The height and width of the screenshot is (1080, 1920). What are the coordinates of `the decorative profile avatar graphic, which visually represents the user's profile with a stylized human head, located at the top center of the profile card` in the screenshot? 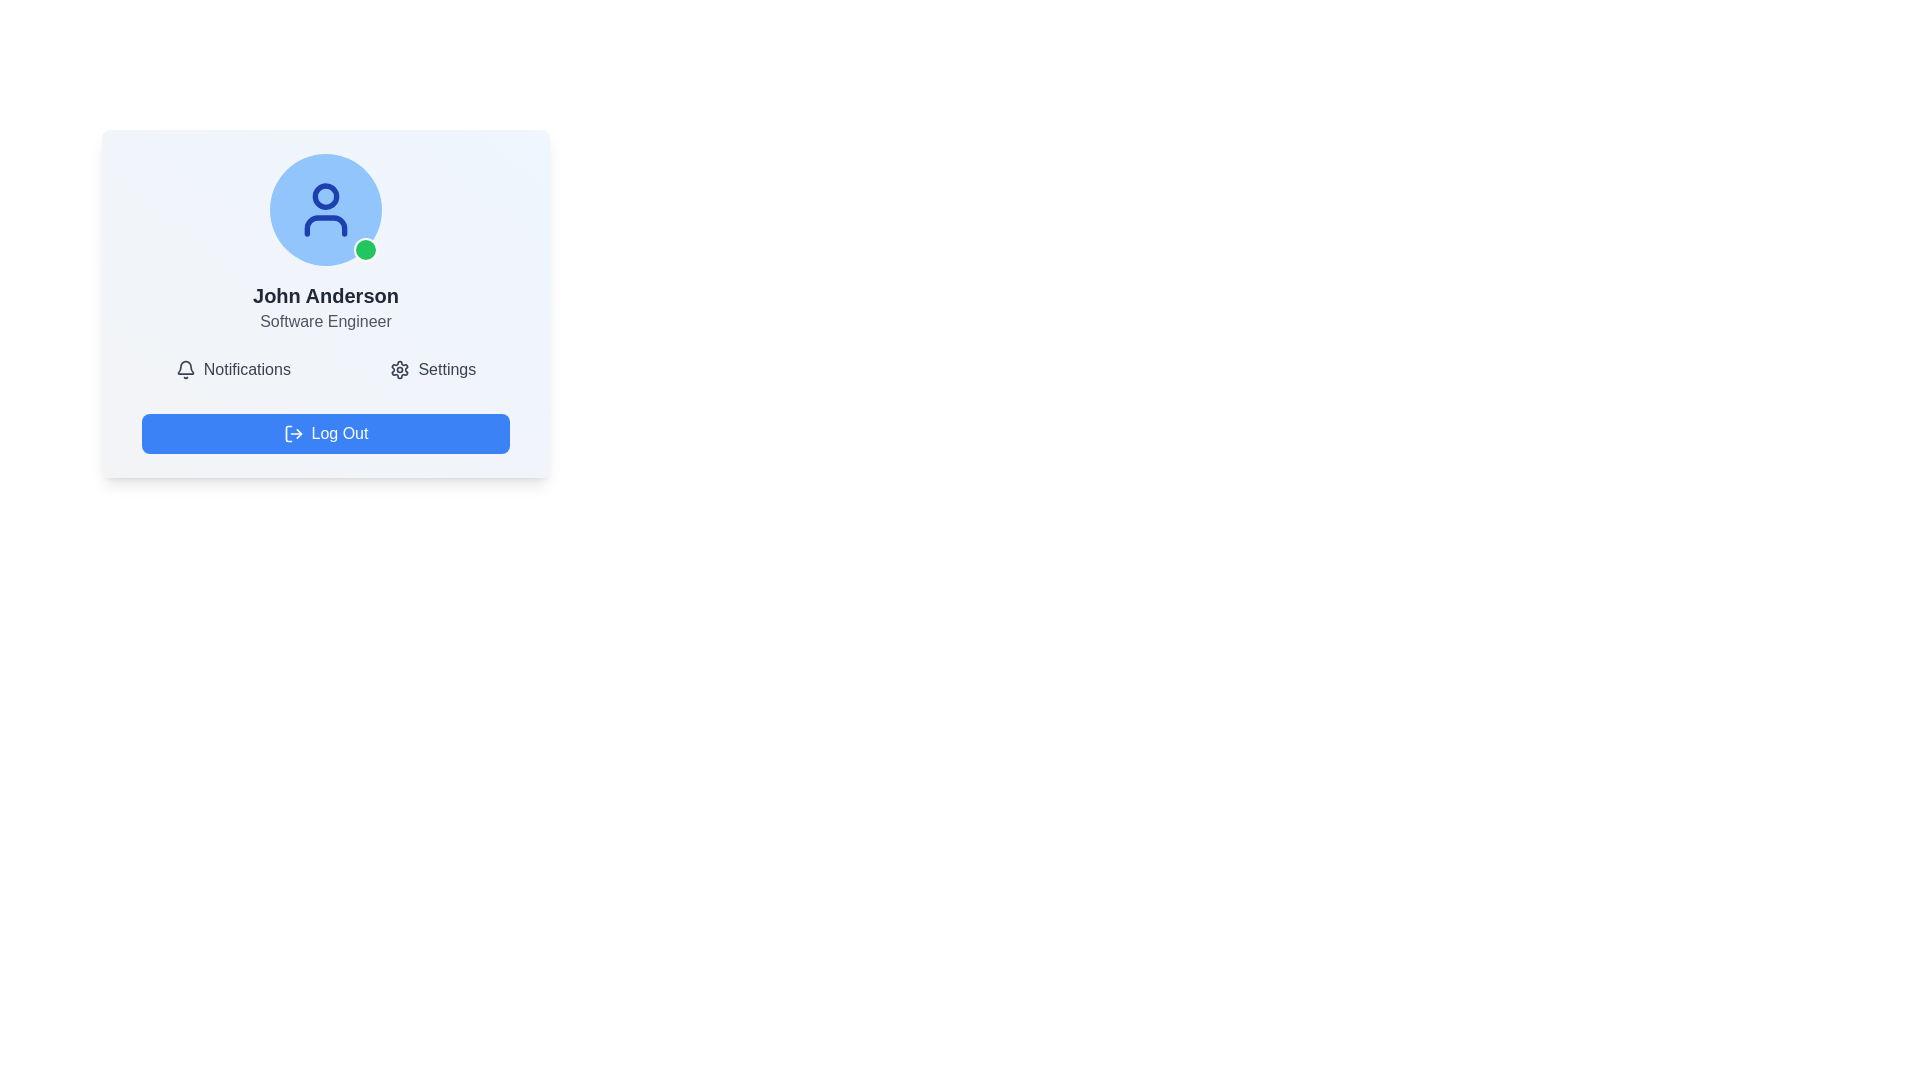 It's located at (326, 196).